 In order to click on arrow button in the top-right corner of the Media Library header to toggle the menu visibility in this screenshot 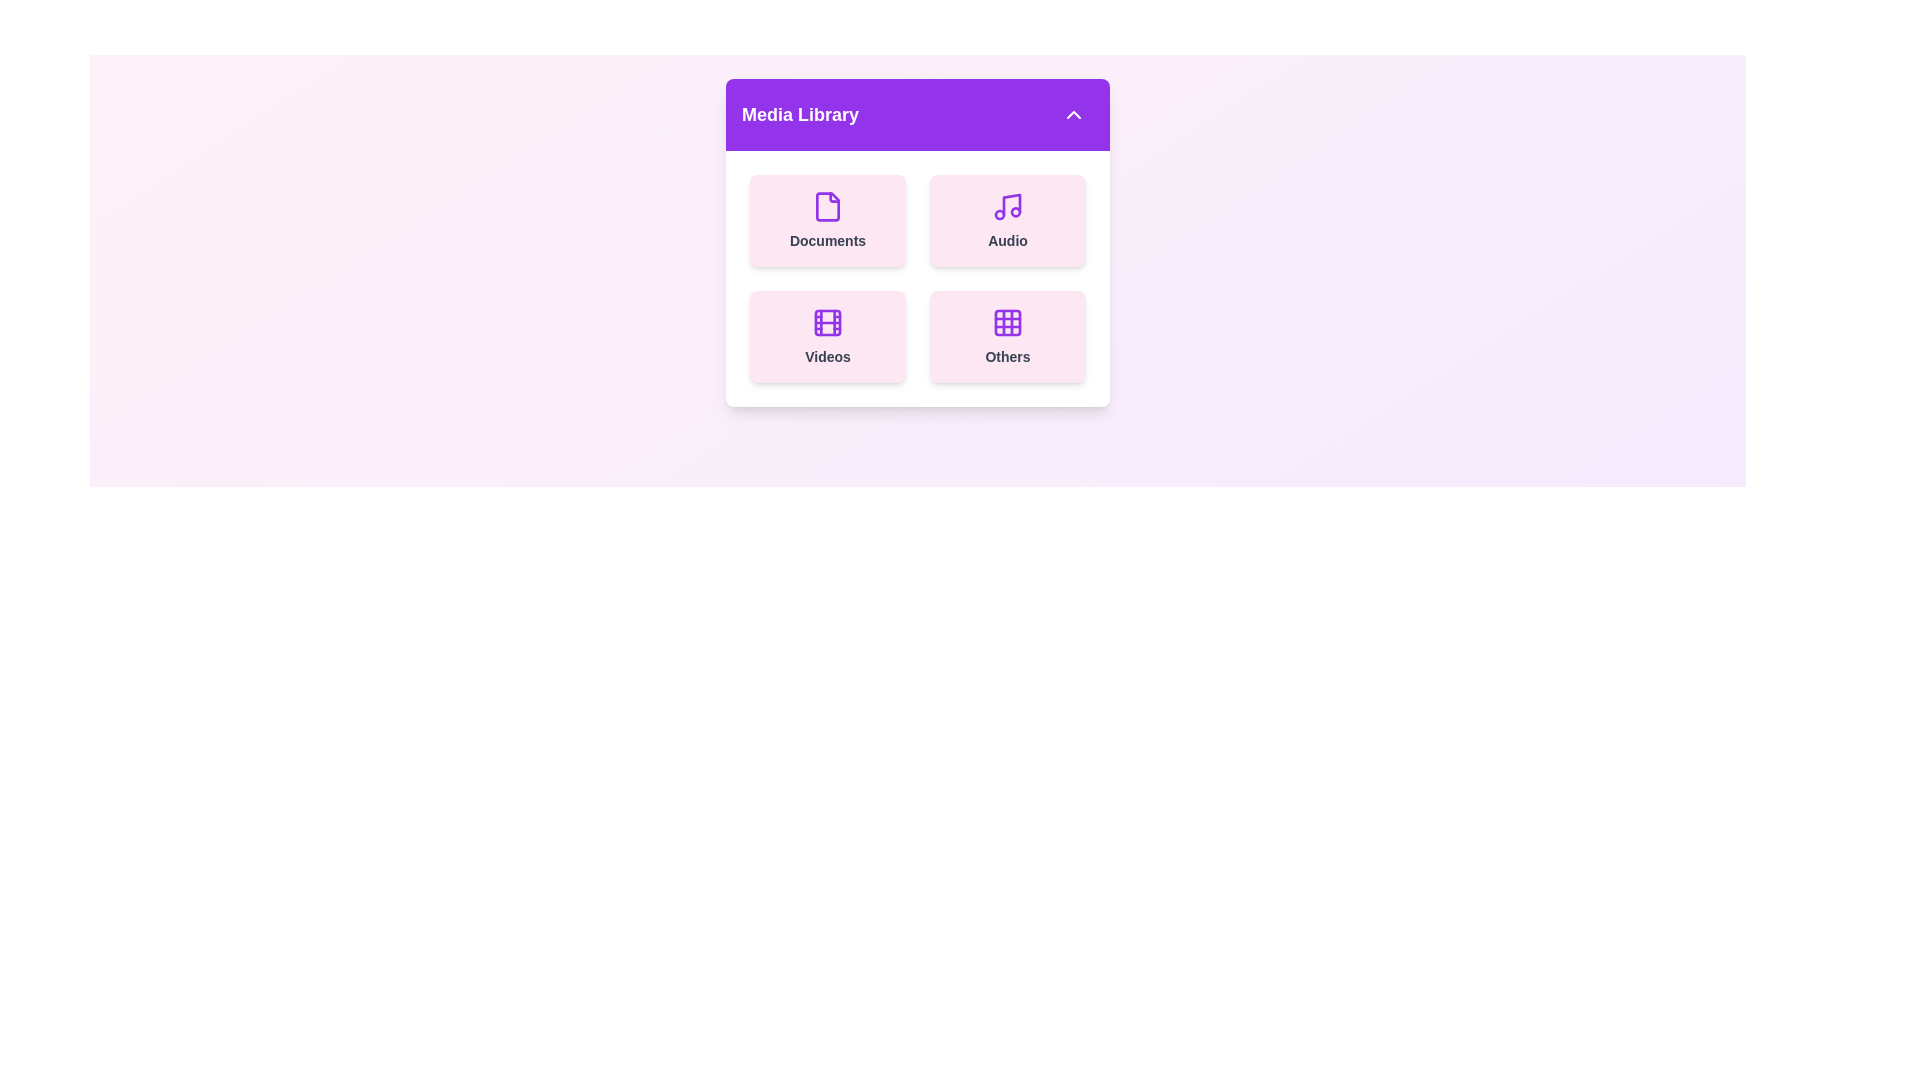, I will do `click(1073, 115)`.